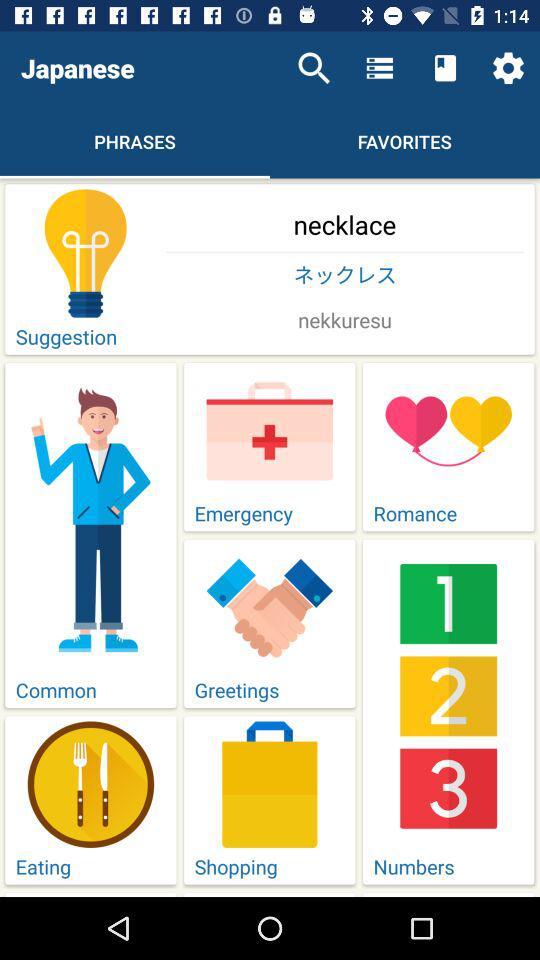 This screenshot has height=960, width=540. I want to click on item above the favorites item, so click(445, 68).